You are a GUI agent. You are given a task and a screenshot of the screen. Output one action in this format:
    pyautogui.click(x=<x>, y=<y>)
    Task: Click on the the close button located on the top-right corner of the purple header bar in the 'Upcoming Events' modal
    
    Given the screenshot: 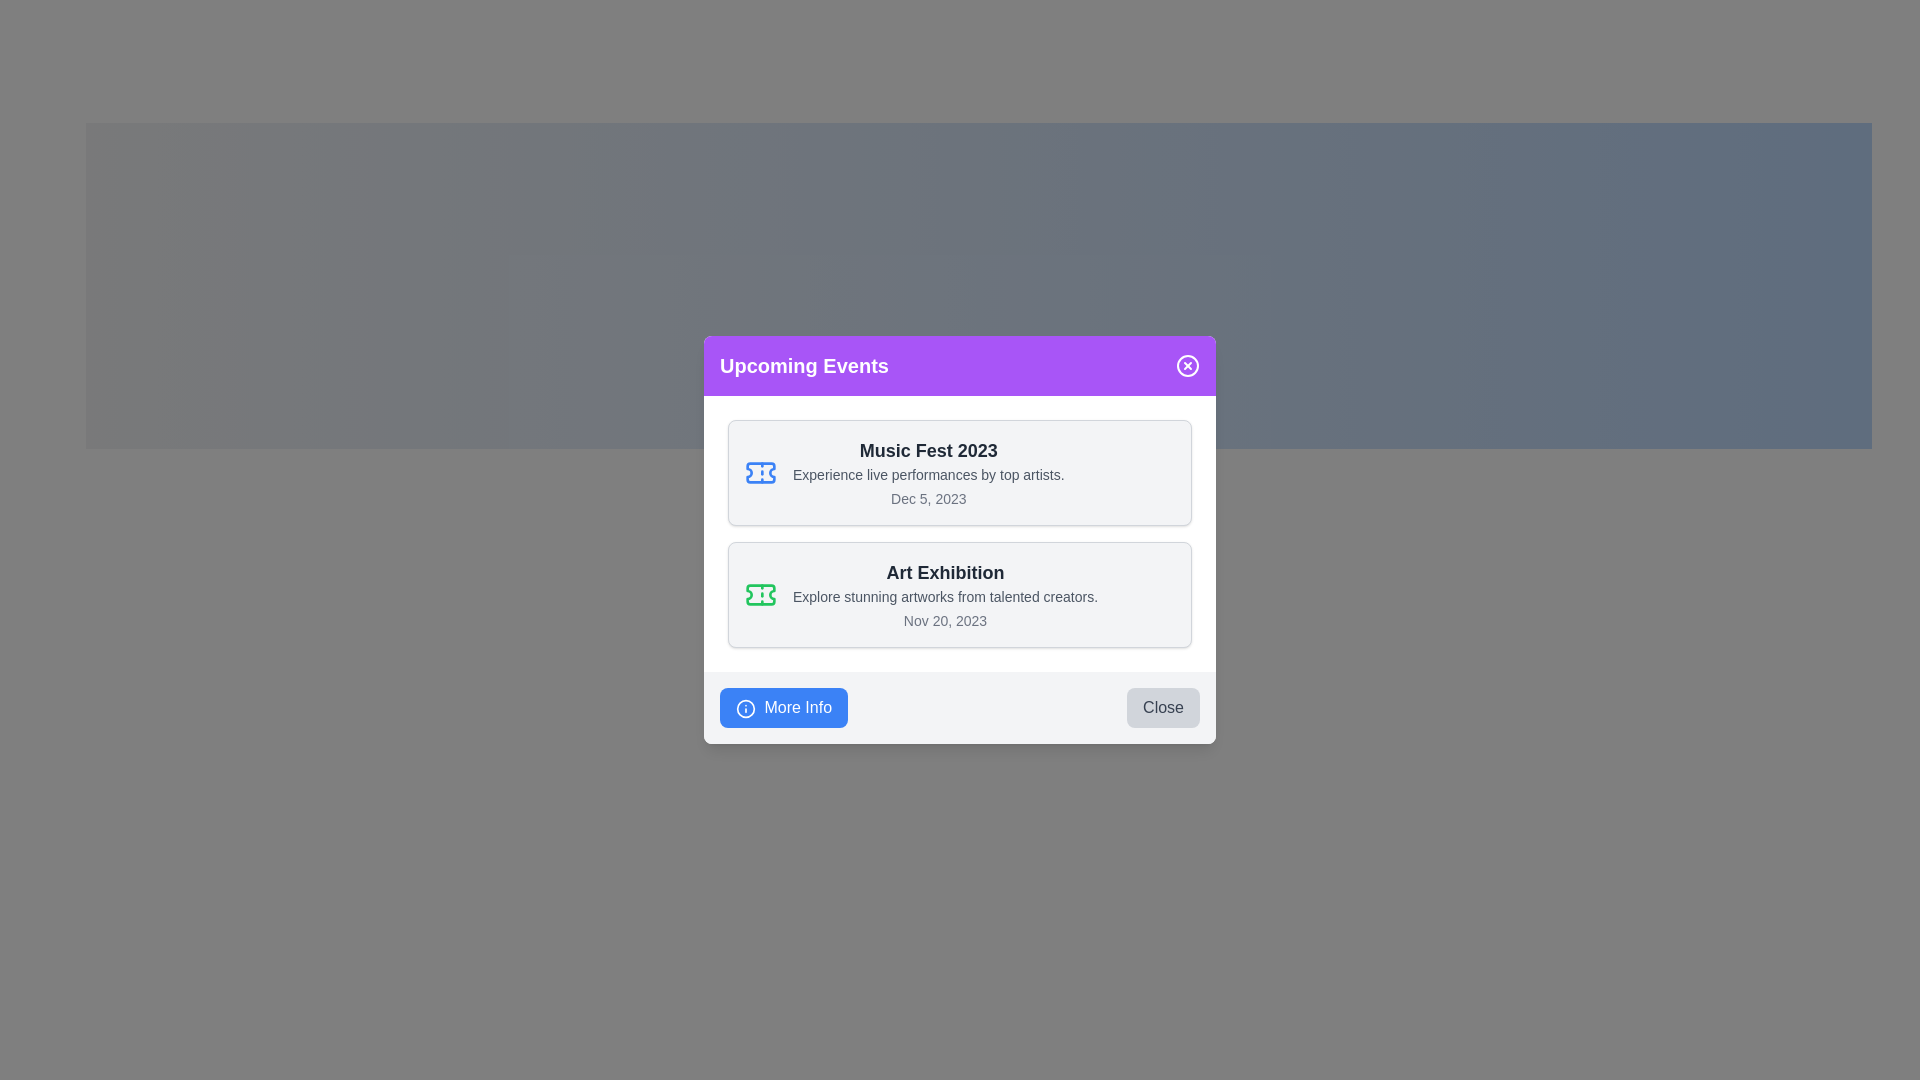 What is the action you would take?
    pyautogui.click(x=1188, y=366)
    